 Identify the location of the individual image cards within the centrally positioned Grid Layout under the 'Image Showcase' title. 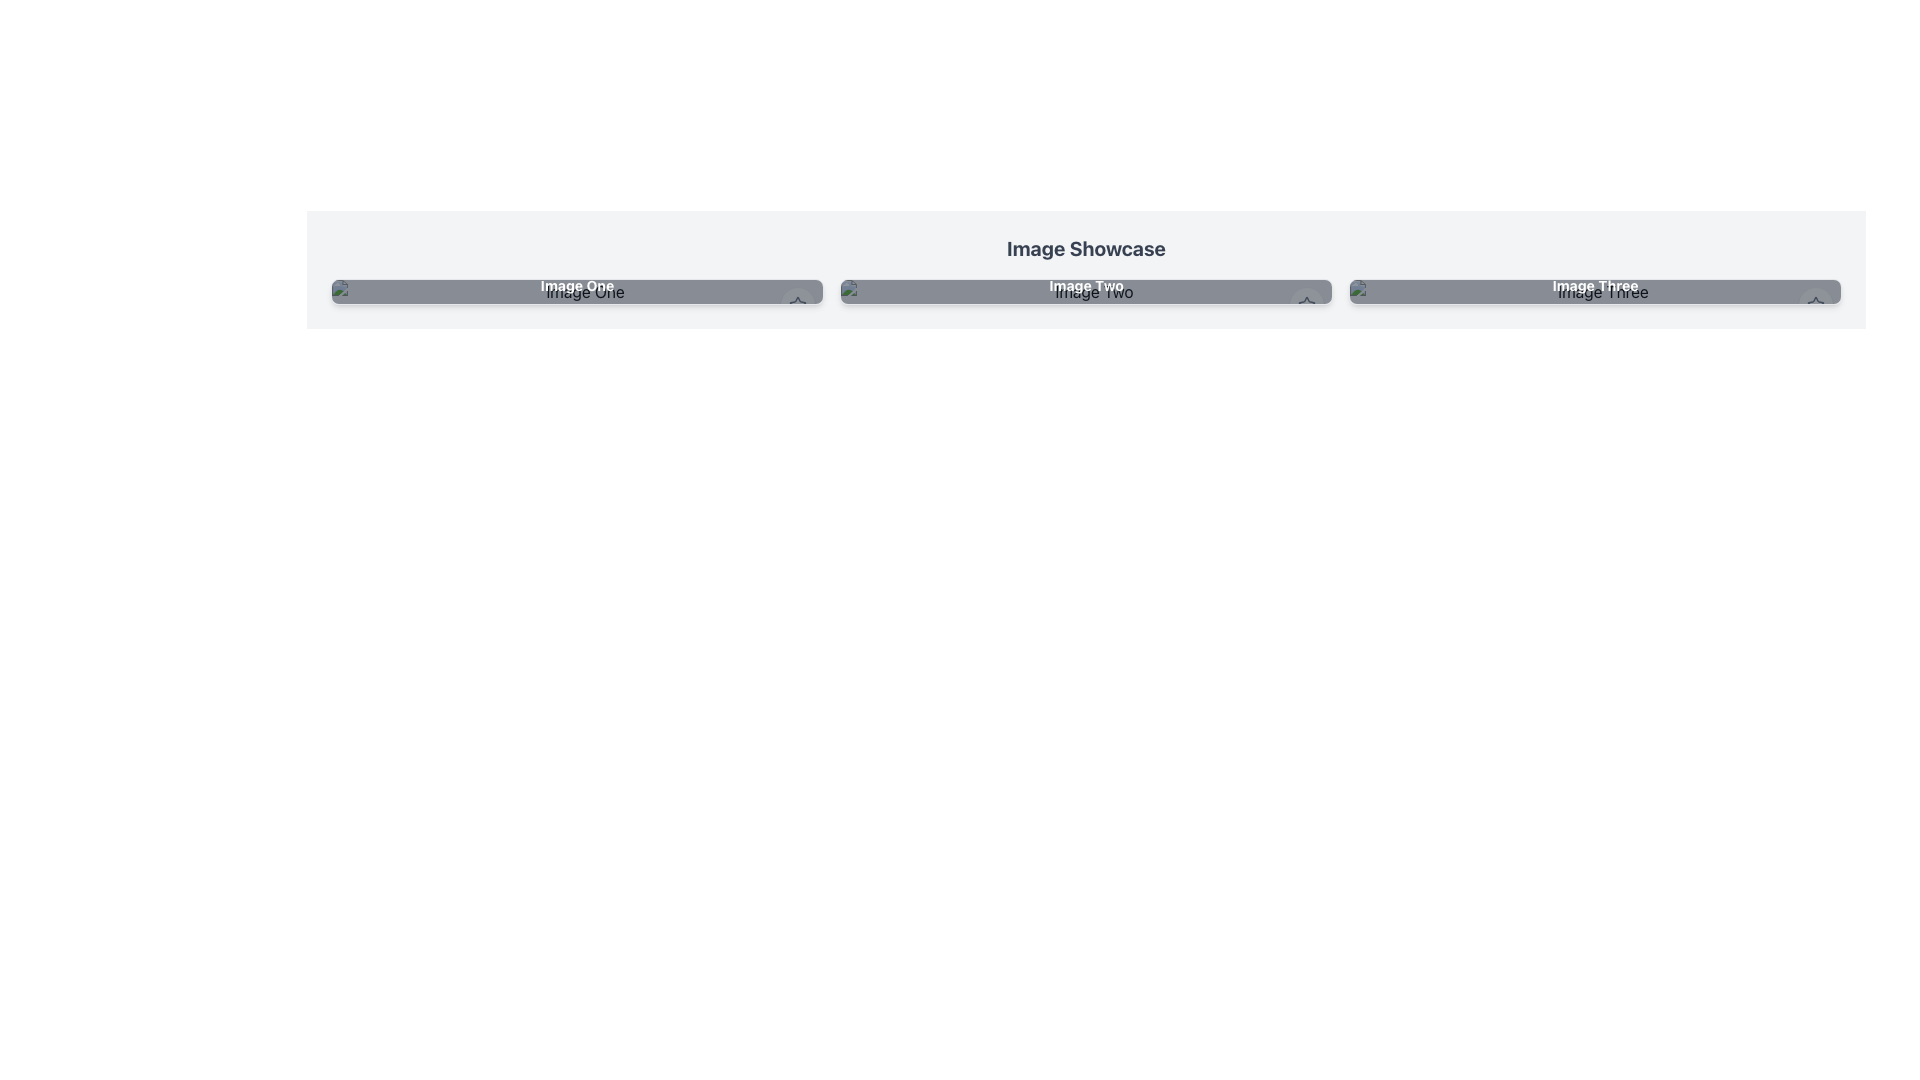
(1085, 292).